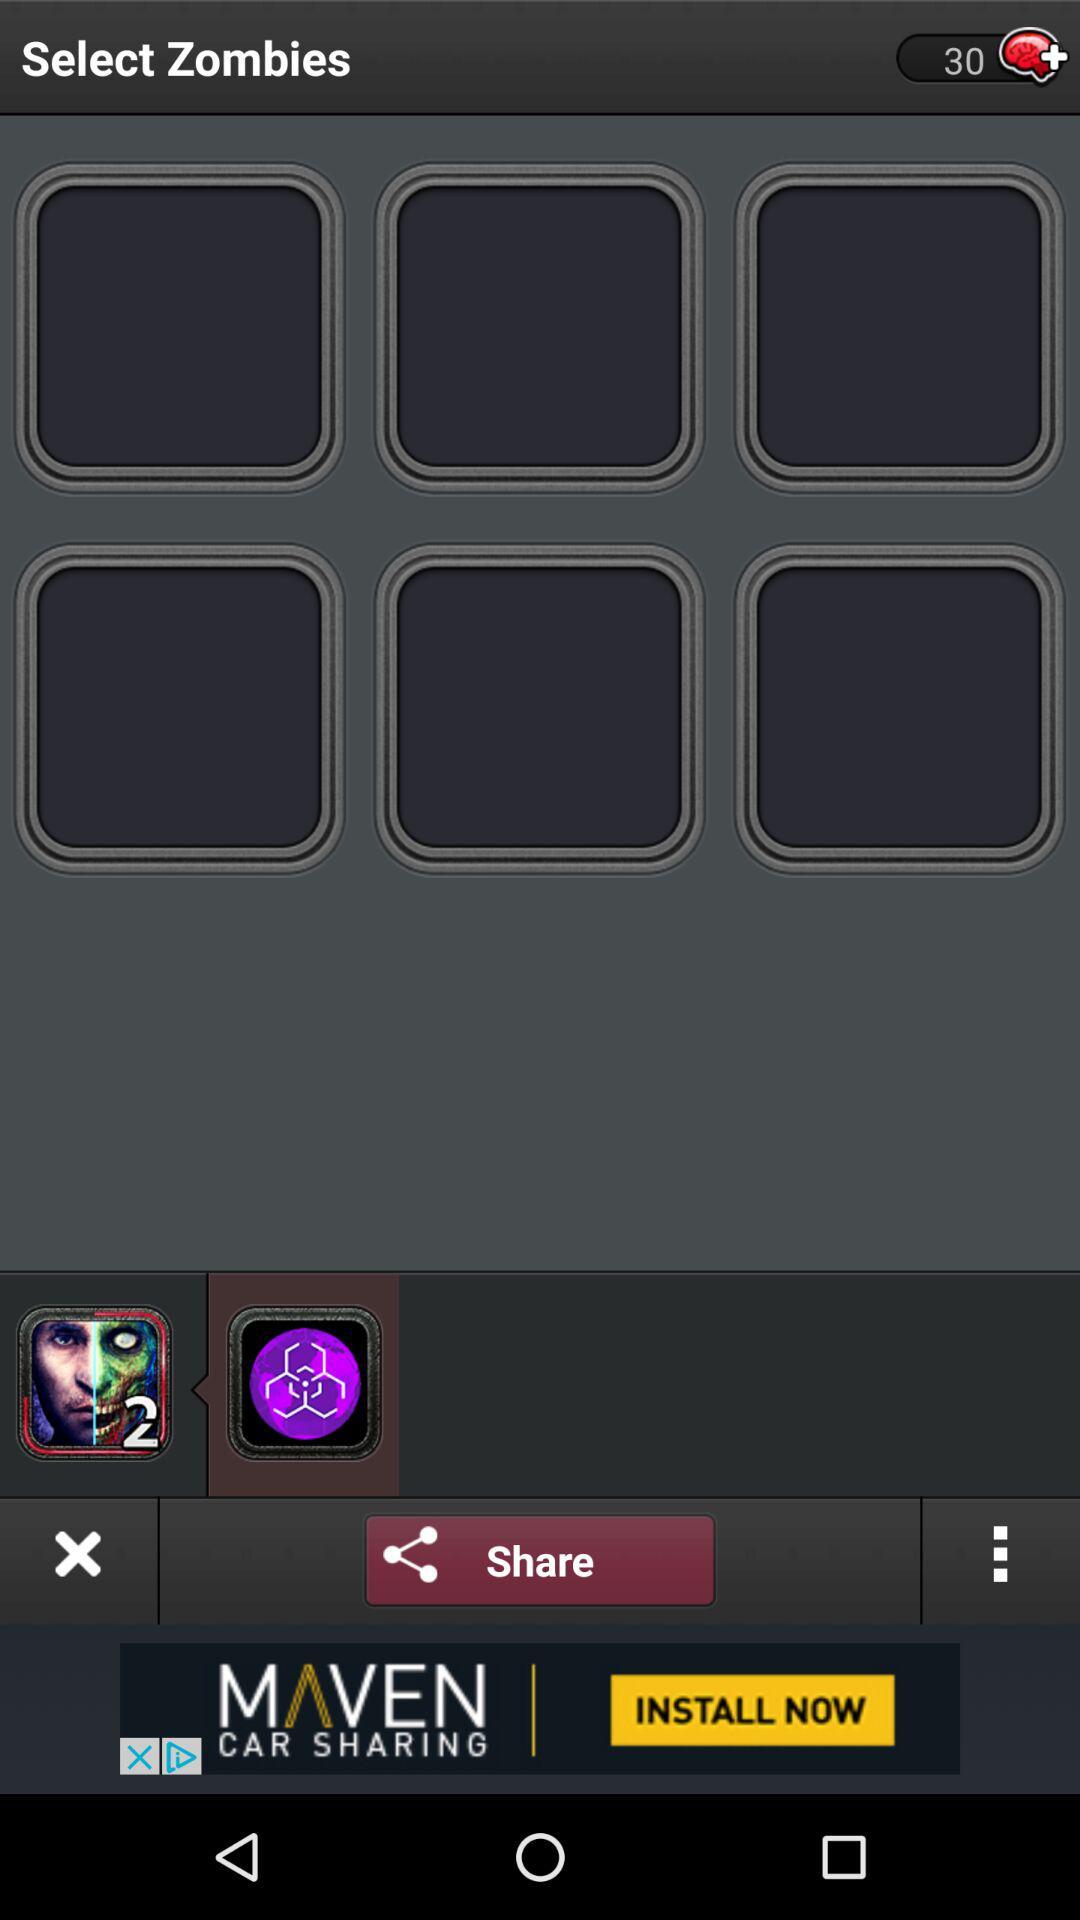  Describe the element at coordinates (540, 1559) in the screenshot. I see `share` at that location.